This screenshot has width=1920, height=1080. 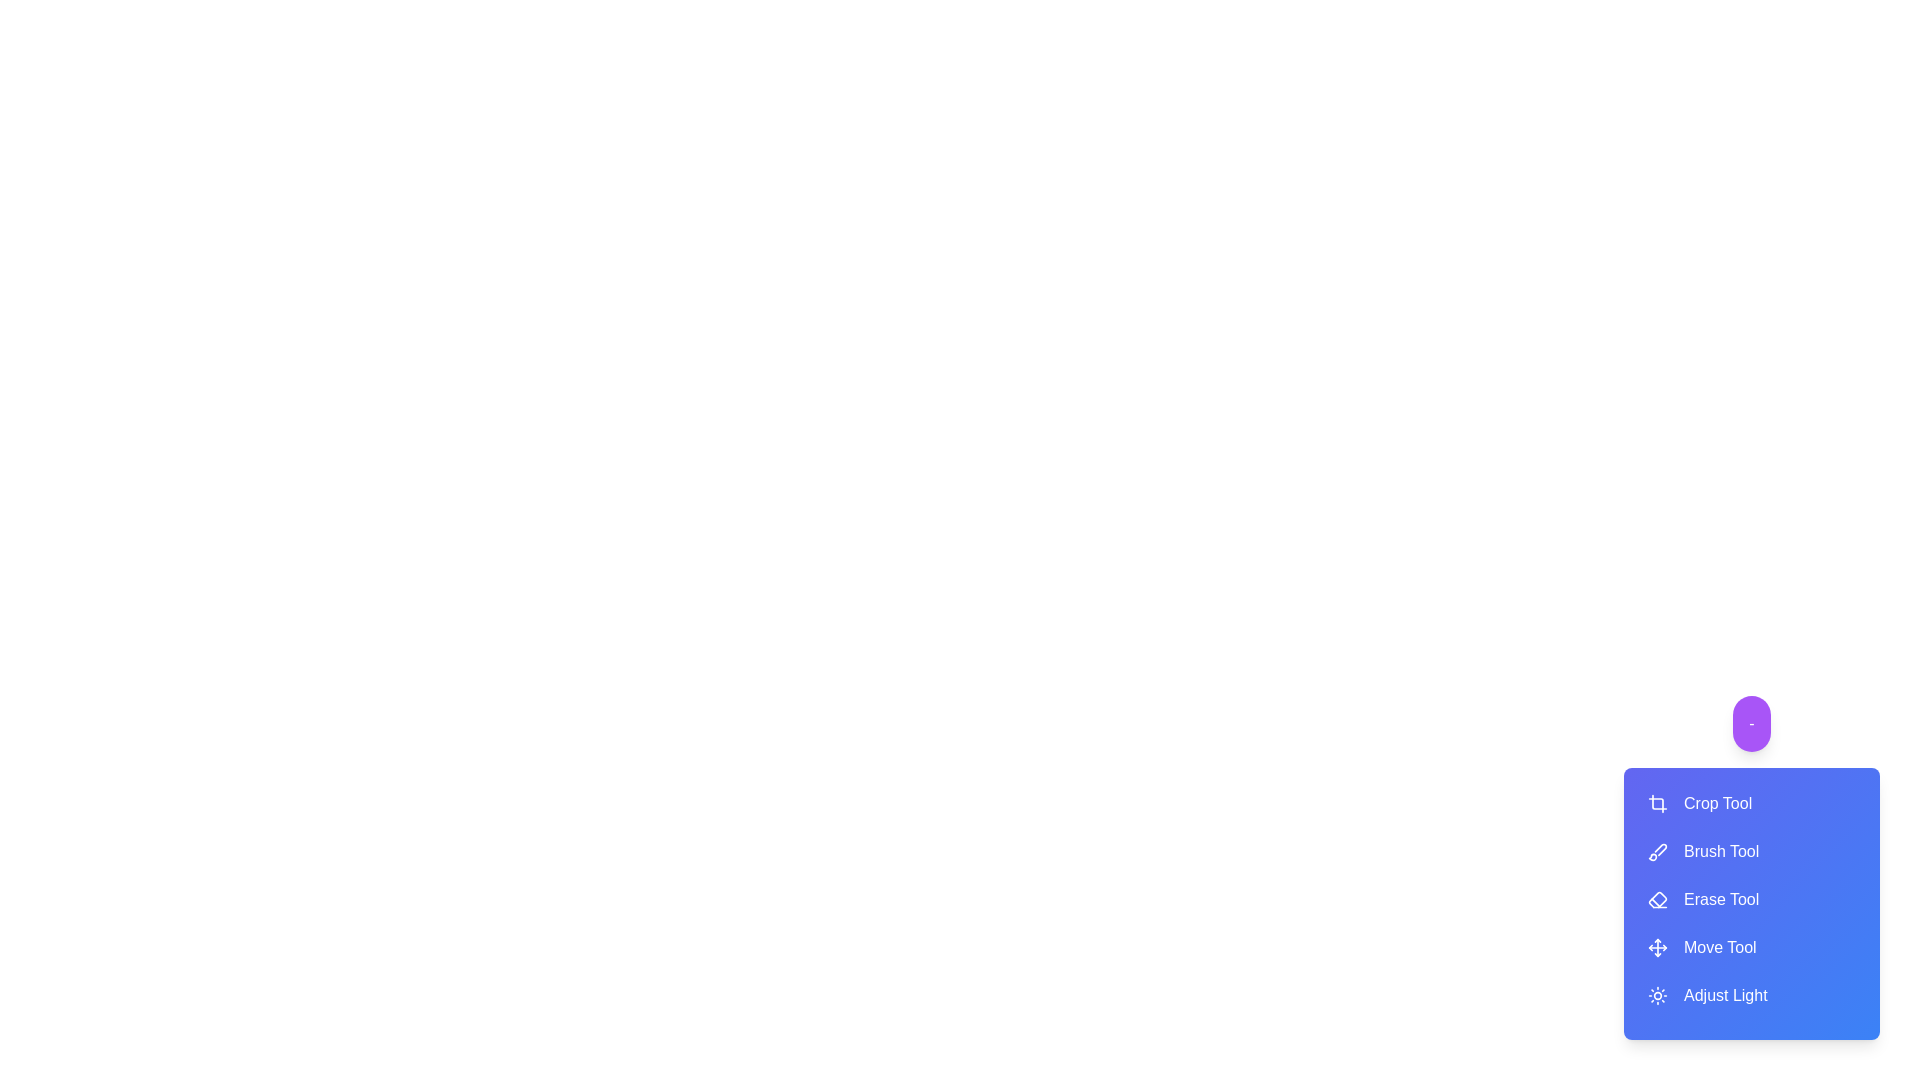 I want to click on the 'Erase Tool' button, which is the third button in a vertical list of tool options in the sidebar menu, featuring an eraser icon and white text on a gradient blue background, so click(x=1751, y=898).